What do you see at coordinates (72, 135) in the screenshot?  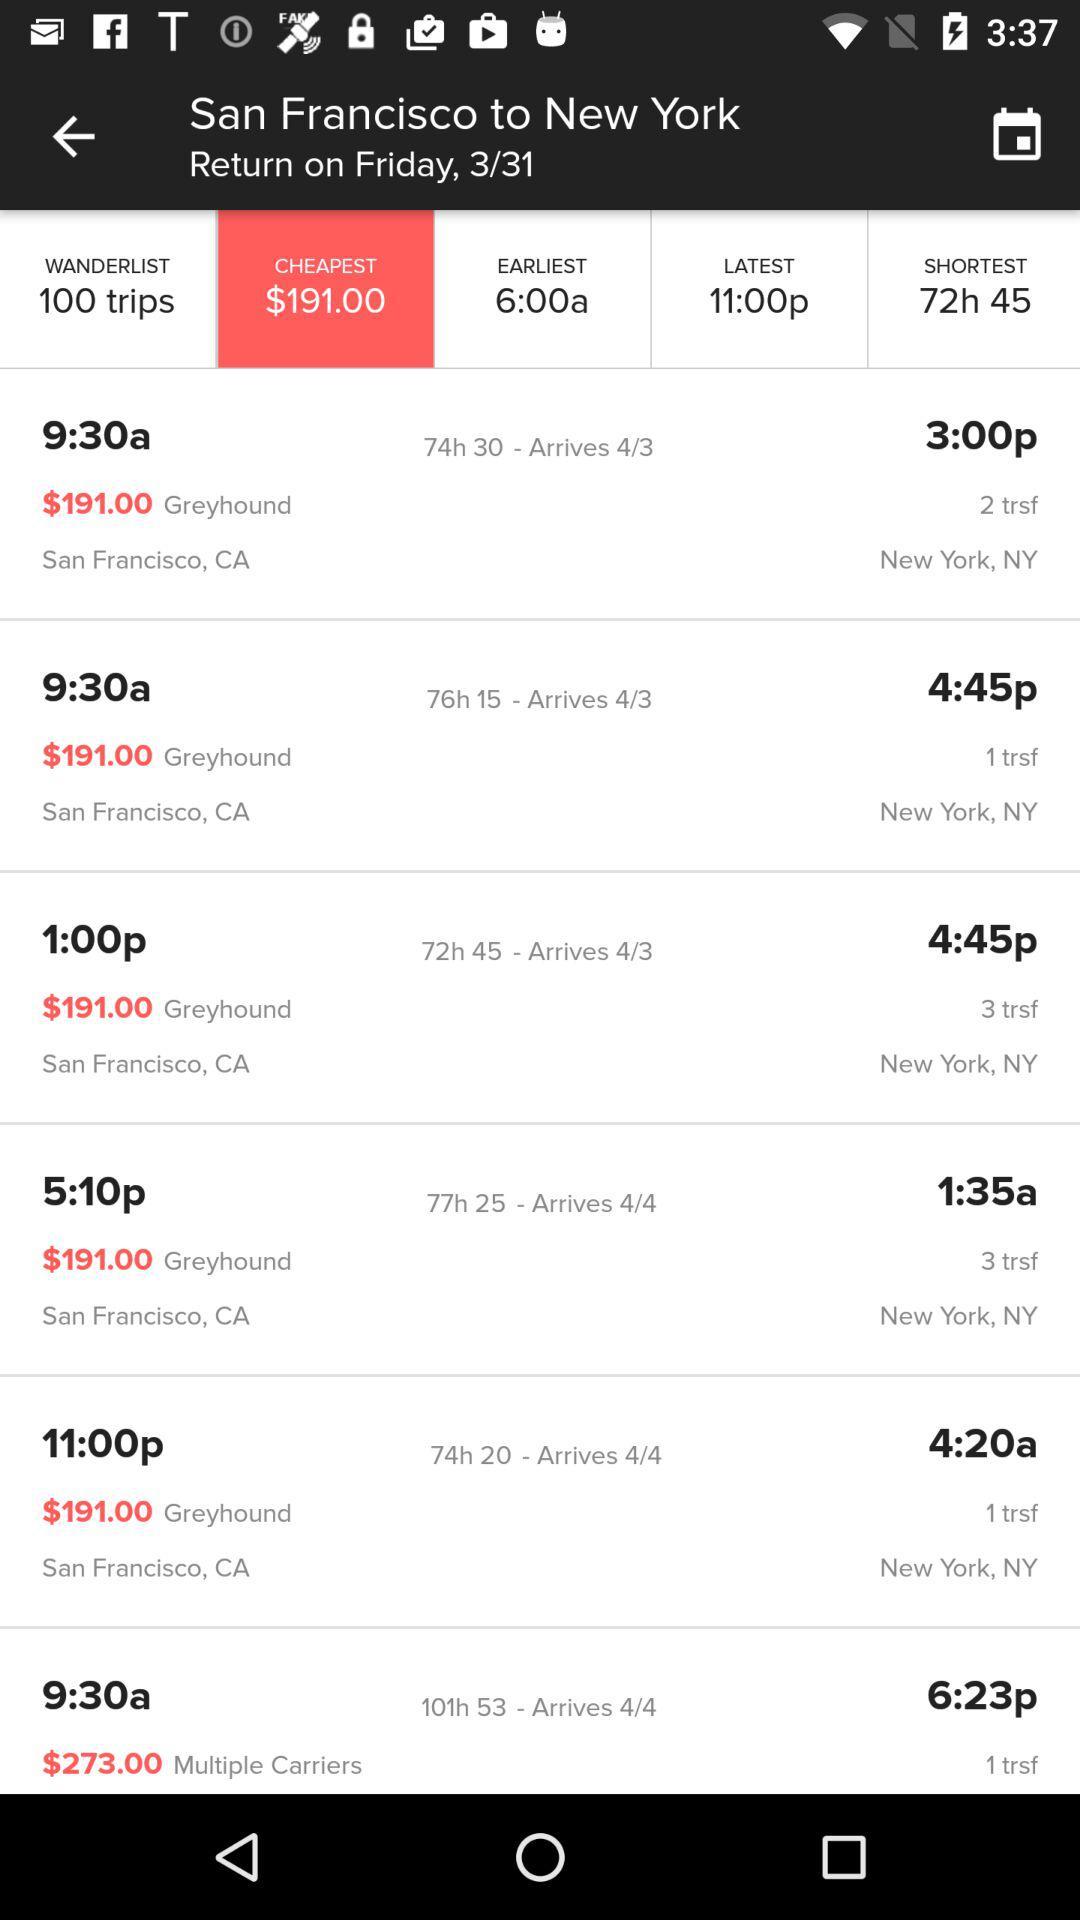 I see `return to previous page` at bounding box center [72, 135].